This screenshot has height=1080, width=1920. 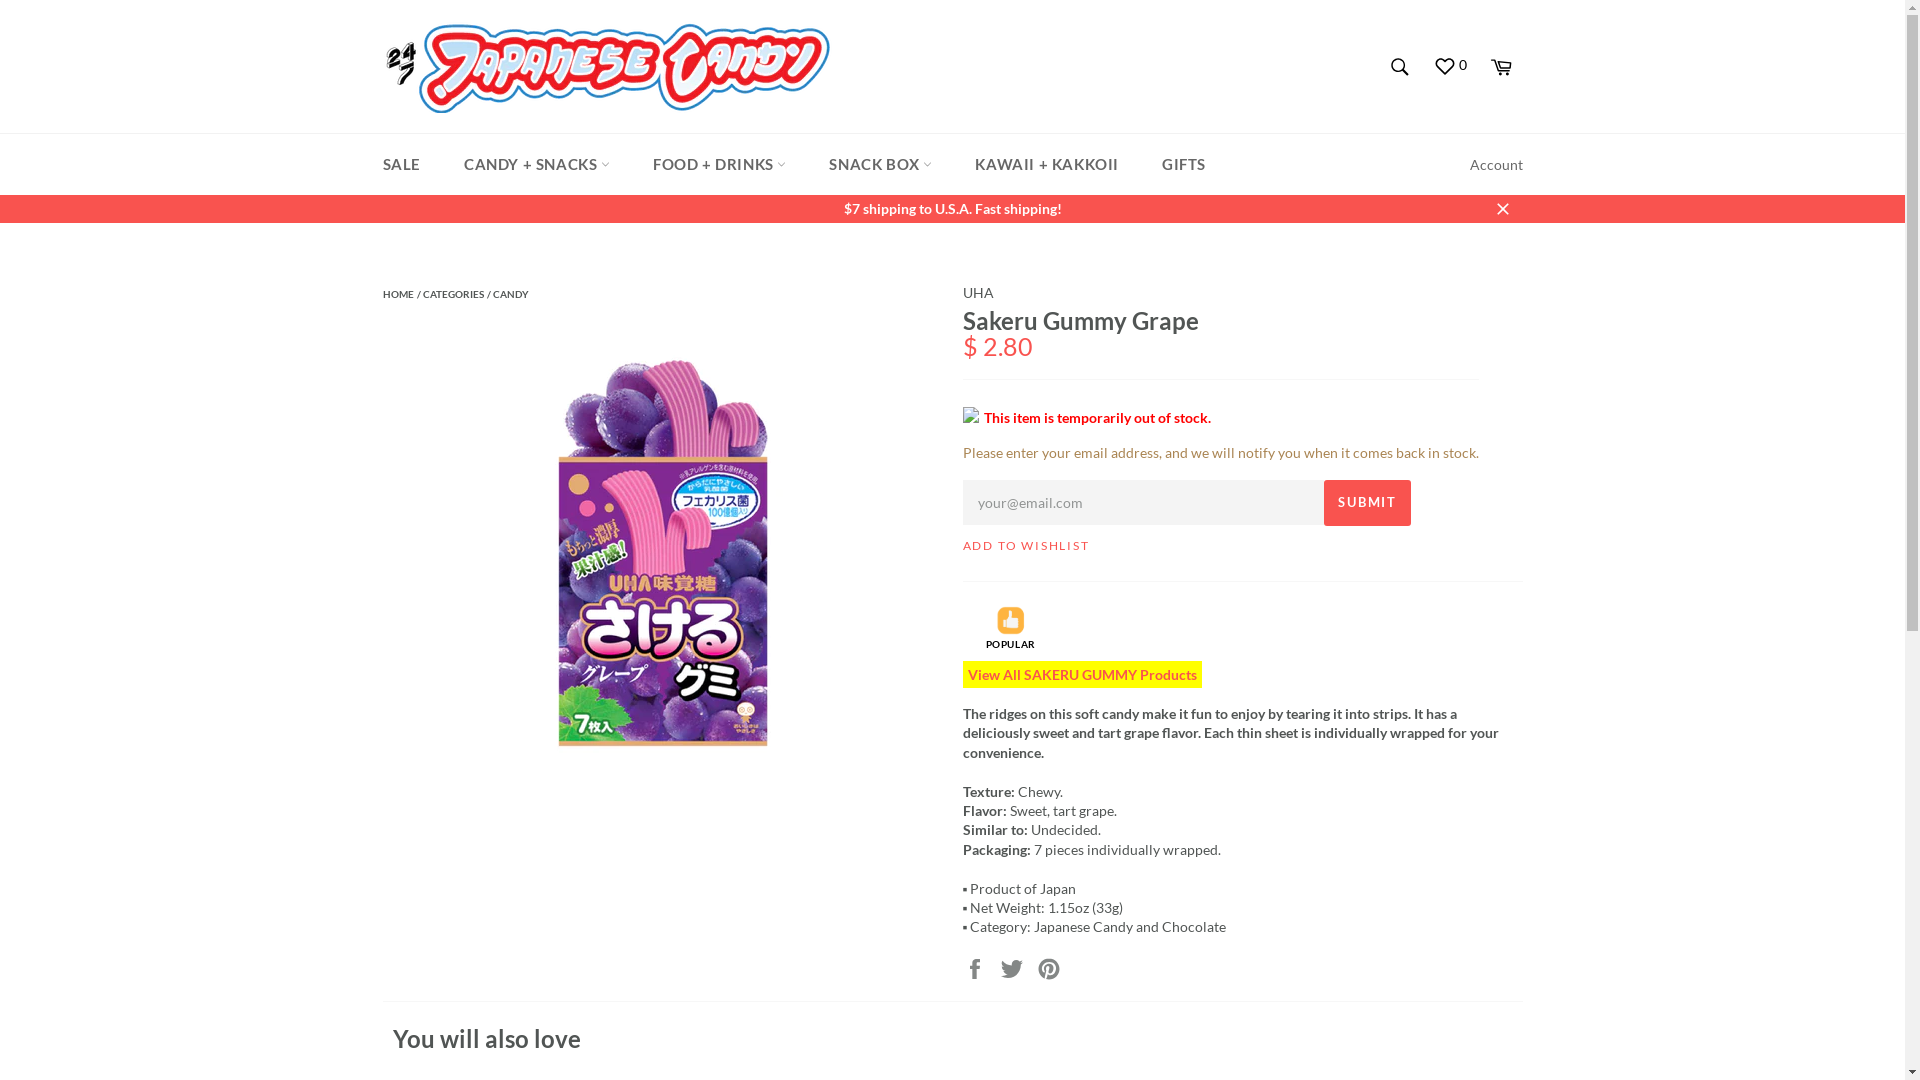 What do you see at coordinates (954, 163) in the screenshot?
I see `'KAWAII + KAKKOII'` at bounding box center [954, 163].